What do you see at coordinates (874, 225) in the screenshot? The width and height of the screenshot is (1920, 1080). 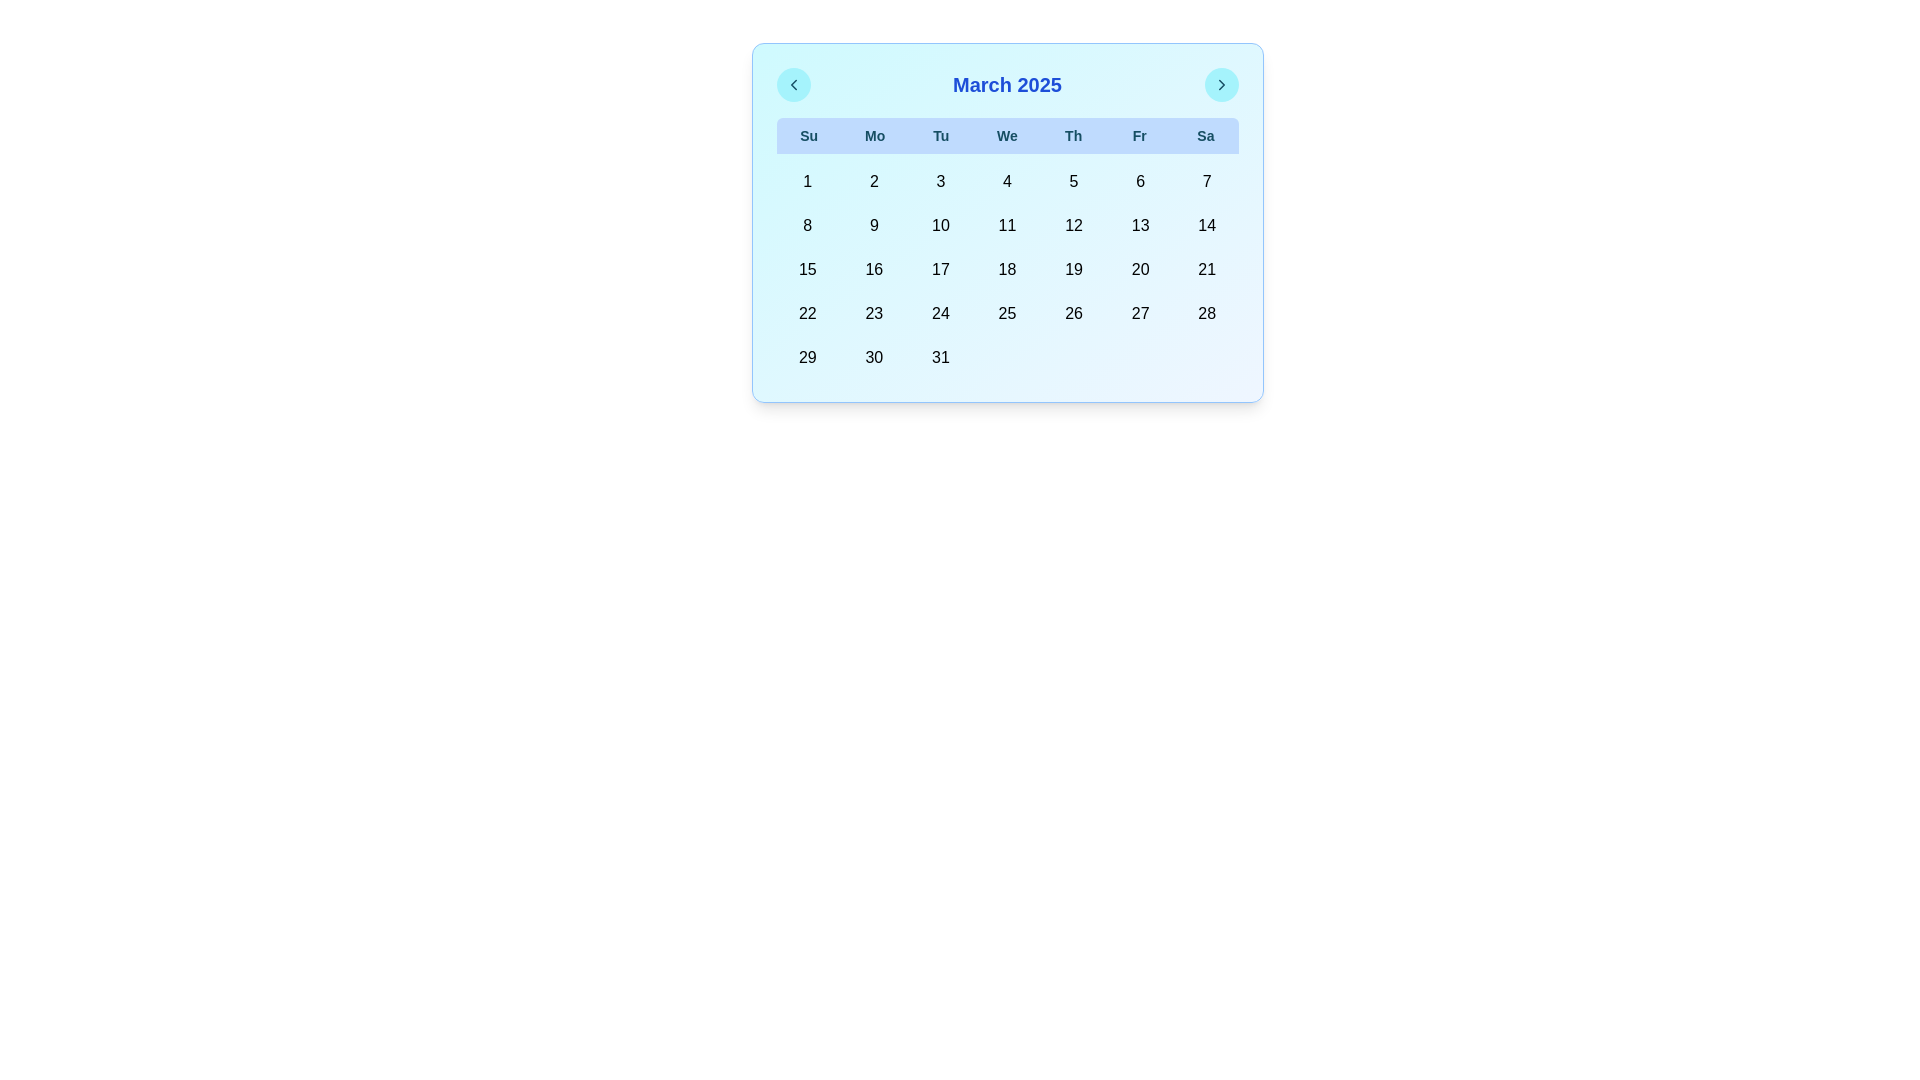 I see `the button representing the date '9' in the calendar interface` at bounding box center [874, 225].